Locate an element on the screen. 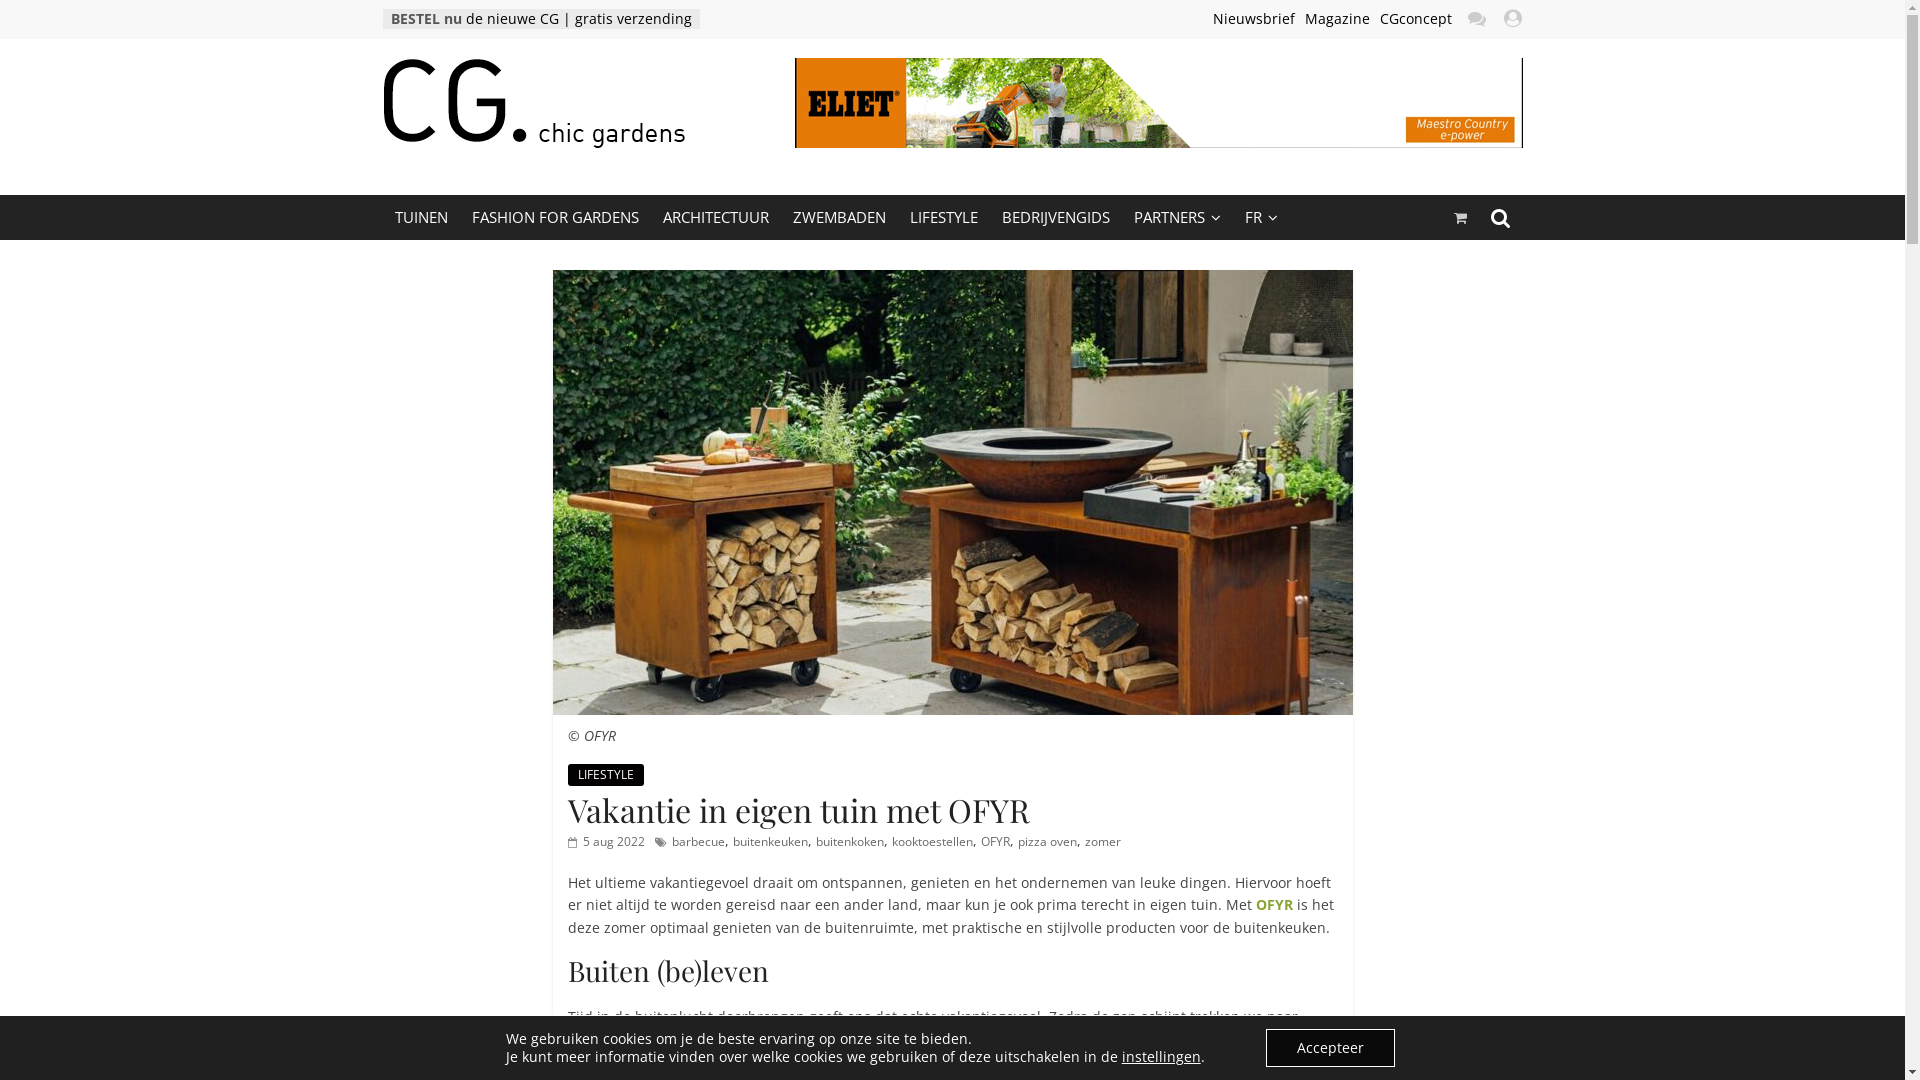 Image resolution: width=1920 pixels, height=1080 pixels. 'buitenkoken' is located at coordinates (849, 841).